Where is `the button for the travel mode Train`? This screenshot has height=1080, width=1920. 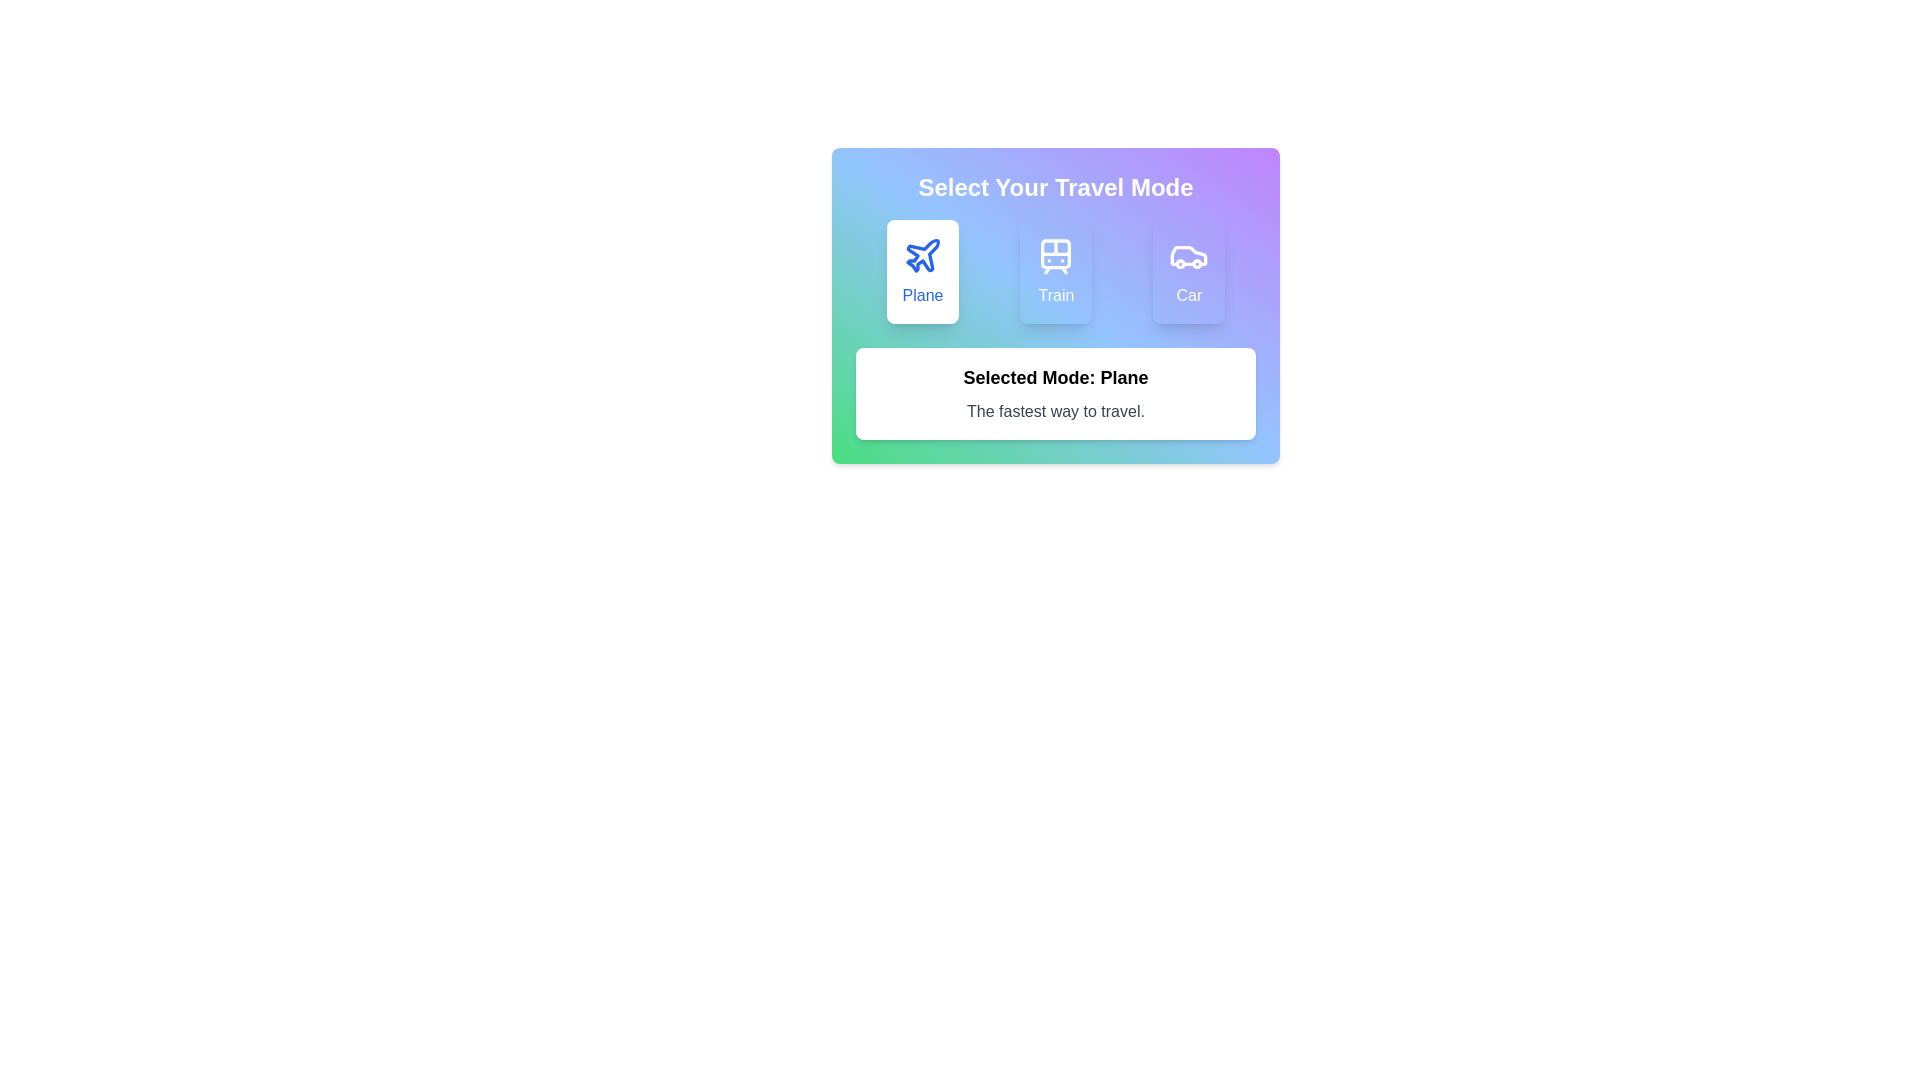 the button for the travel mode Train is located at coordinates (1055, 272).